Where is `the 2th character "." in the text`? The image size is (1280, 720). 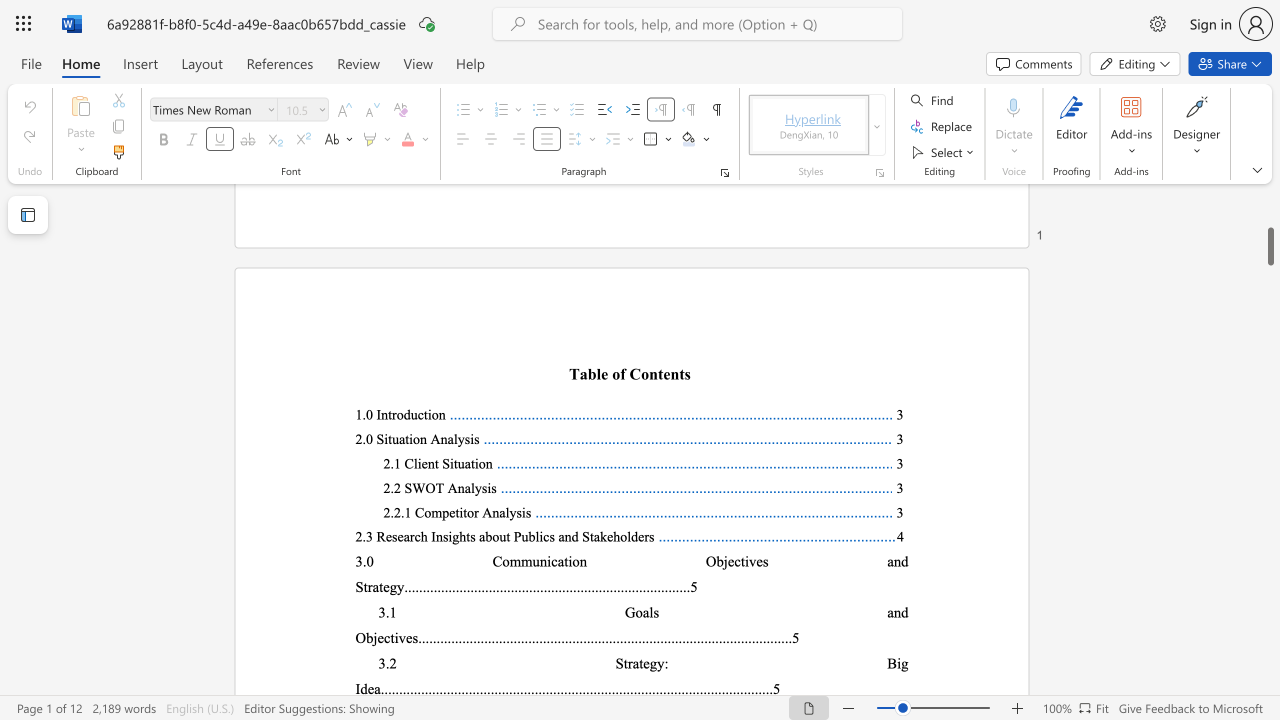
the 2th character "." in the text is located at coordinates (401, 511).